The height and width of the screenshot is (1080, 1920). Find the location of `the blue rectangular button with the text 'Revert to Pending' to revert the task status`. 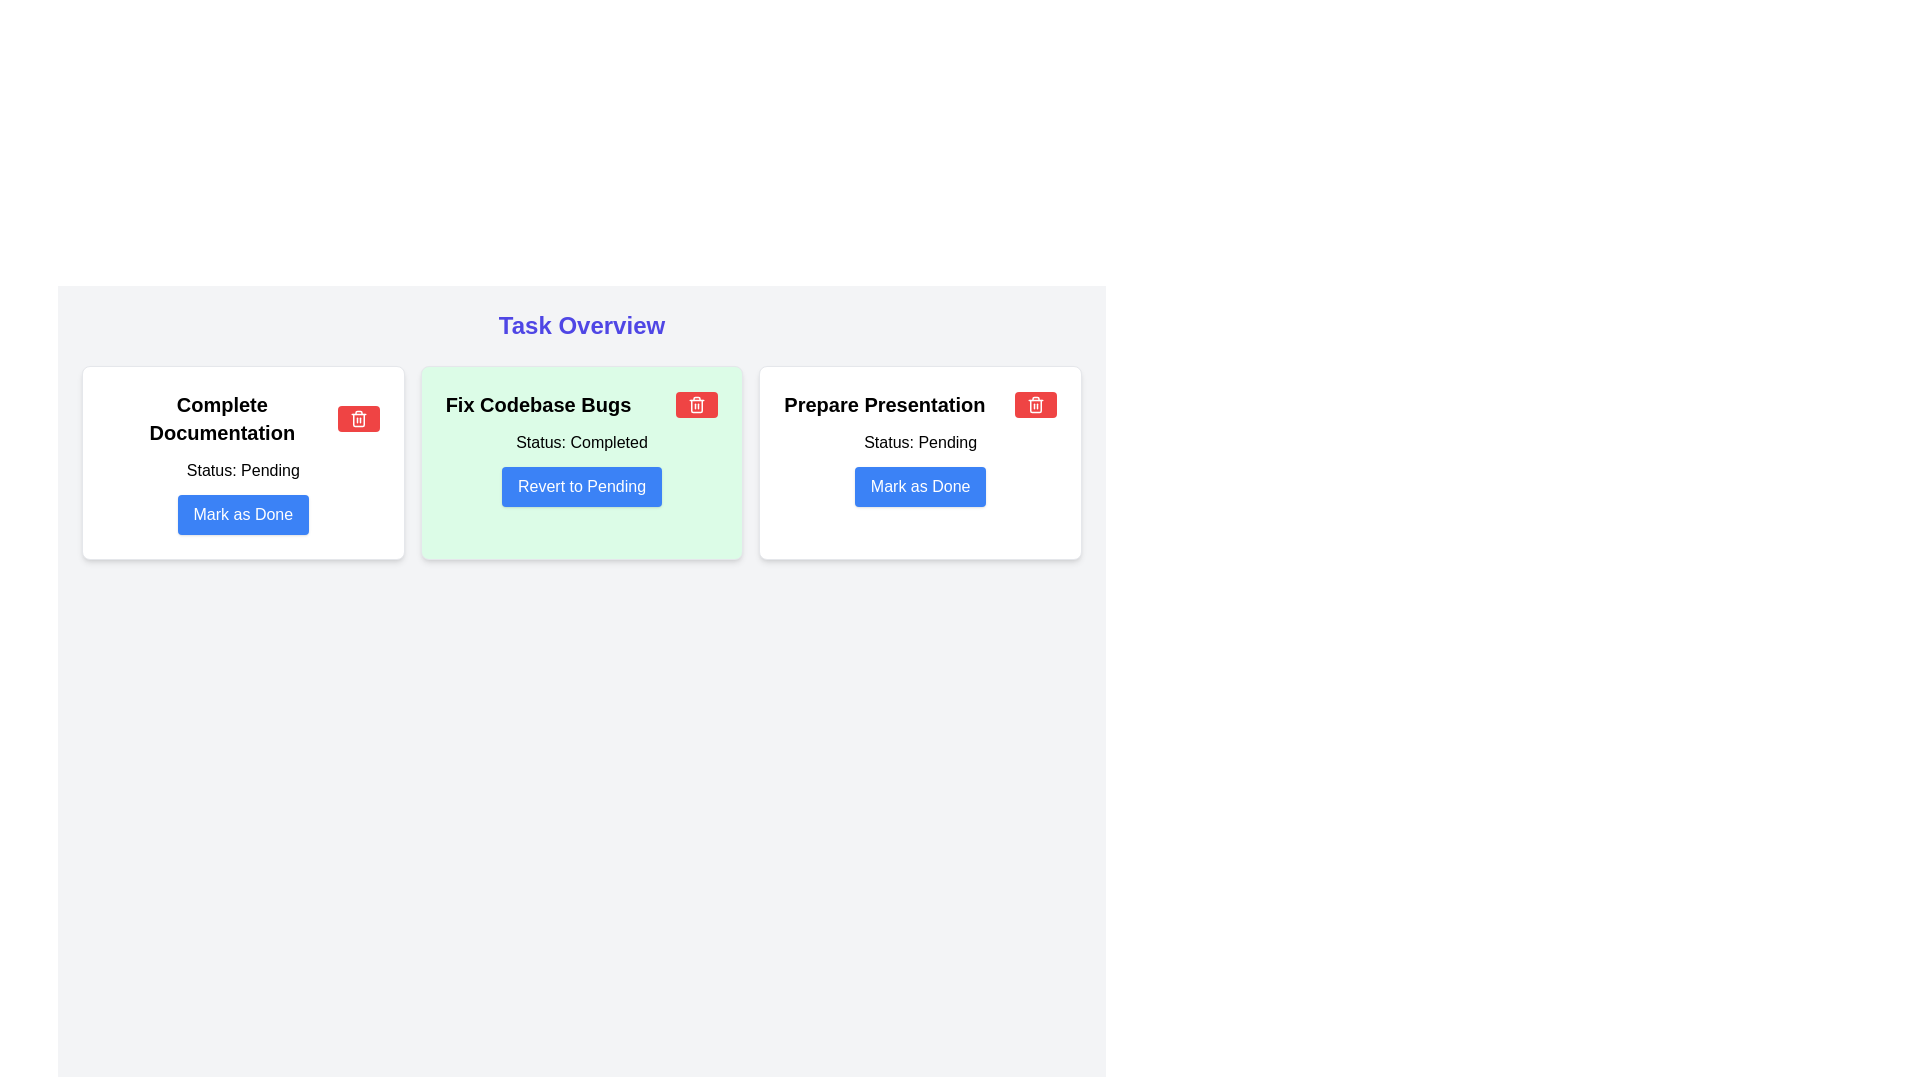

the blue rectangular button with the text 'Revert to Pending' to revert the task status is located at coordinates (580, 486).